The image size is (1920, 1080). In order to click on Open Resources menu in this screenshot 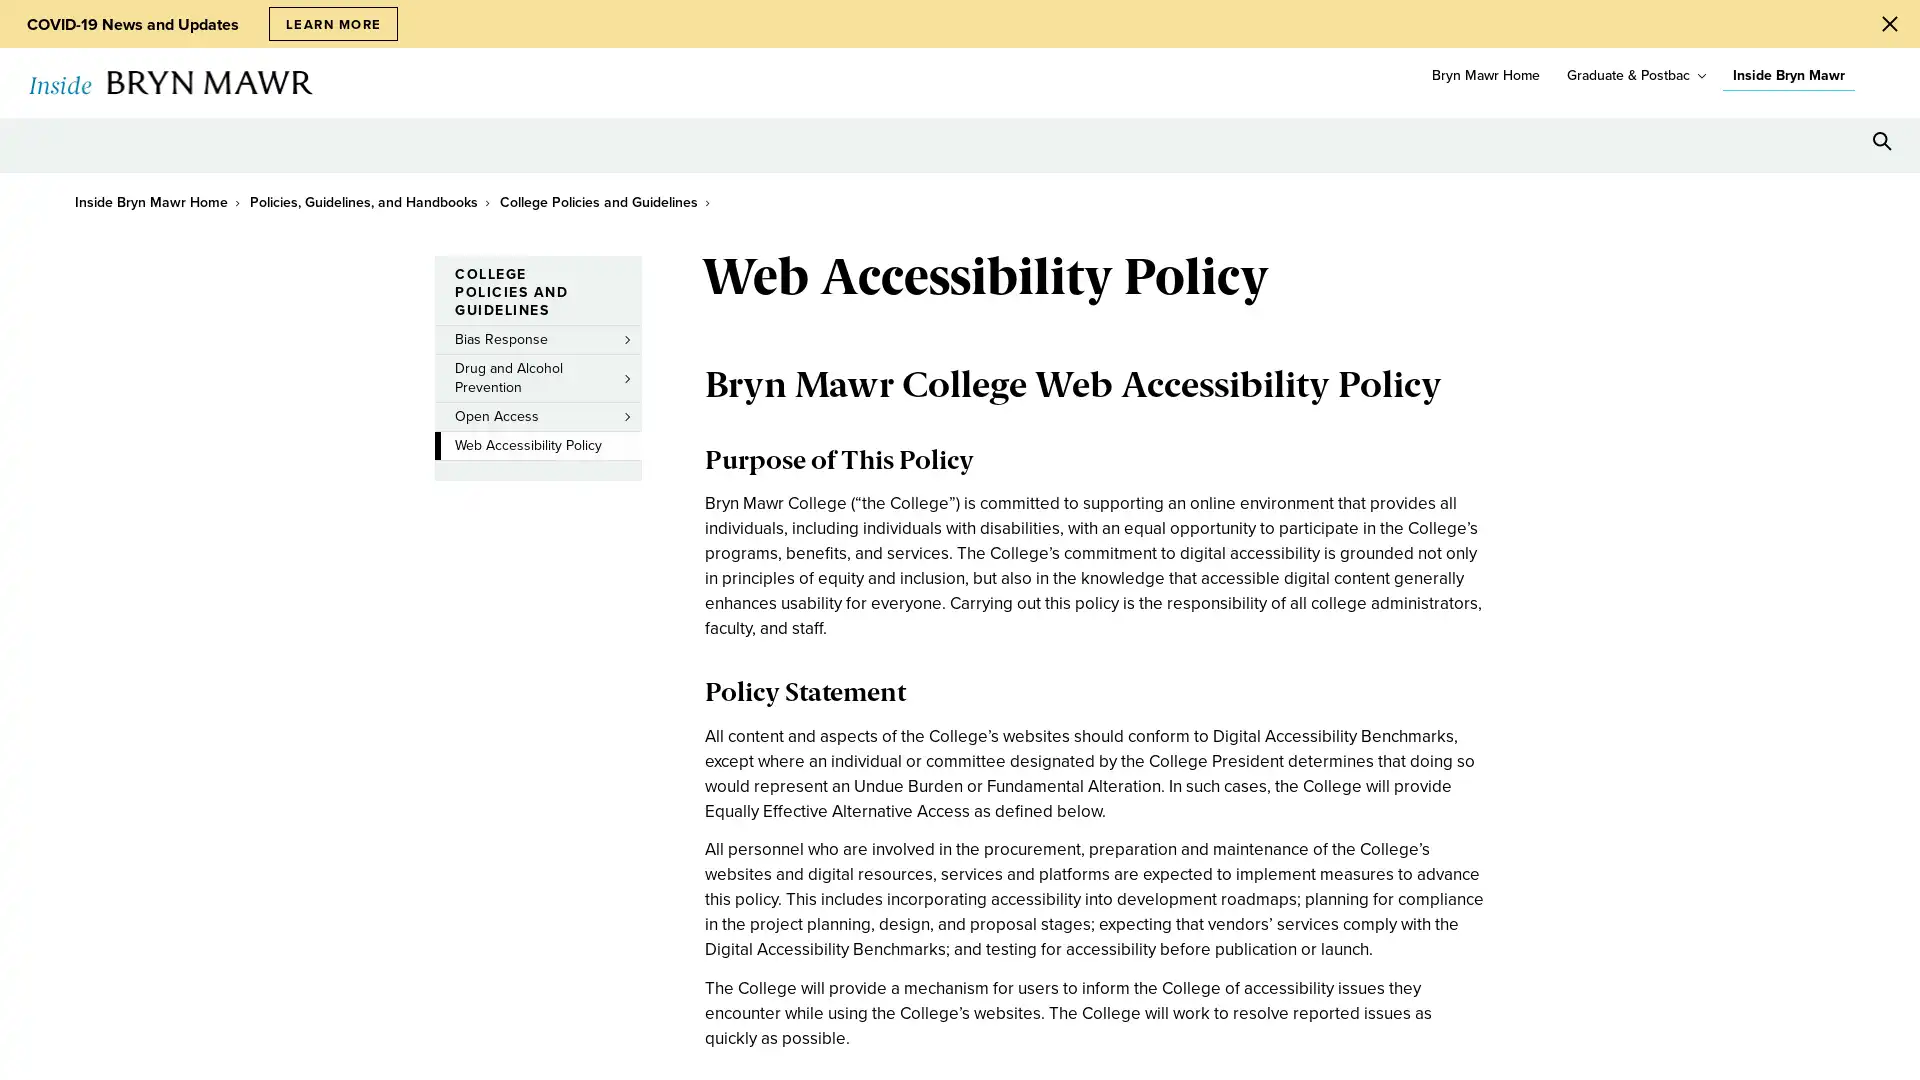, I will do `click(1830, 139)`.